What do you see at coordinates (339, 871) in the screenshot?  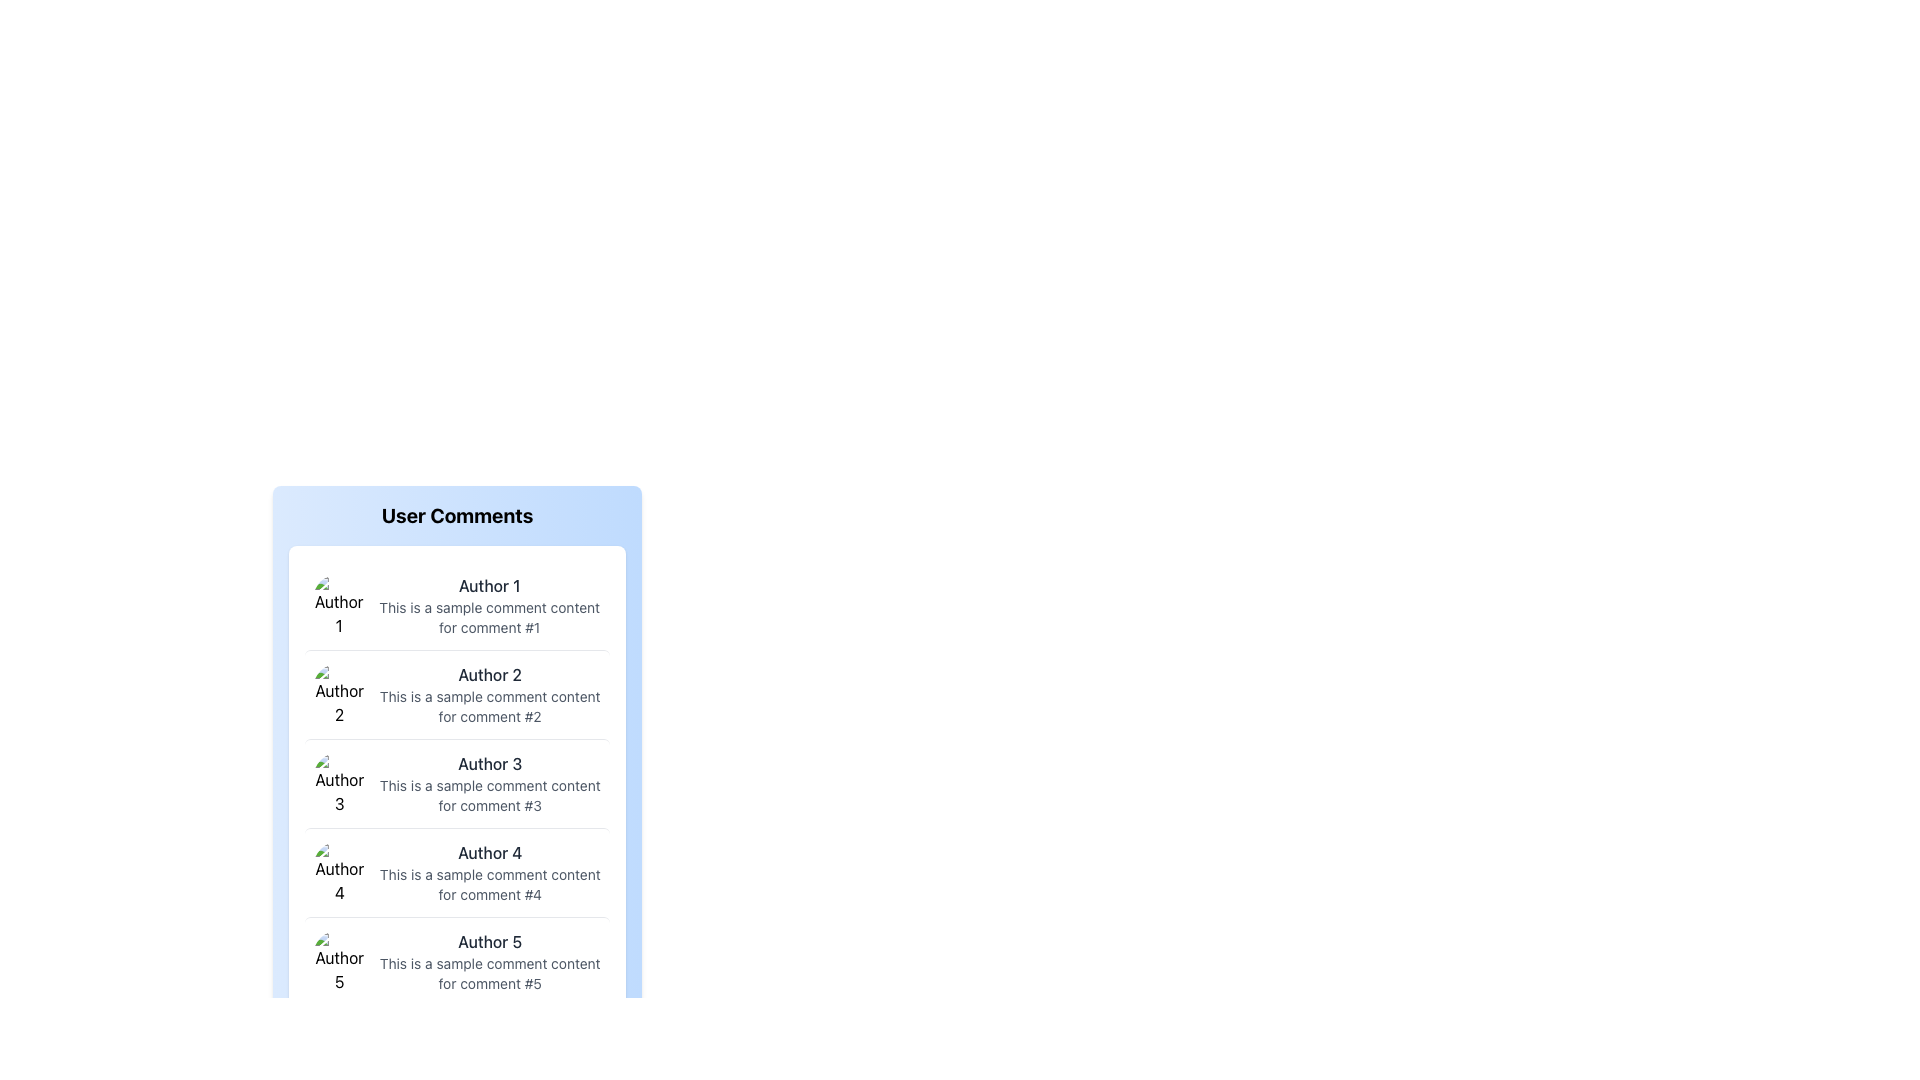 I see `the profile picture of 'Author 4'` at bounding box center [339, 871].